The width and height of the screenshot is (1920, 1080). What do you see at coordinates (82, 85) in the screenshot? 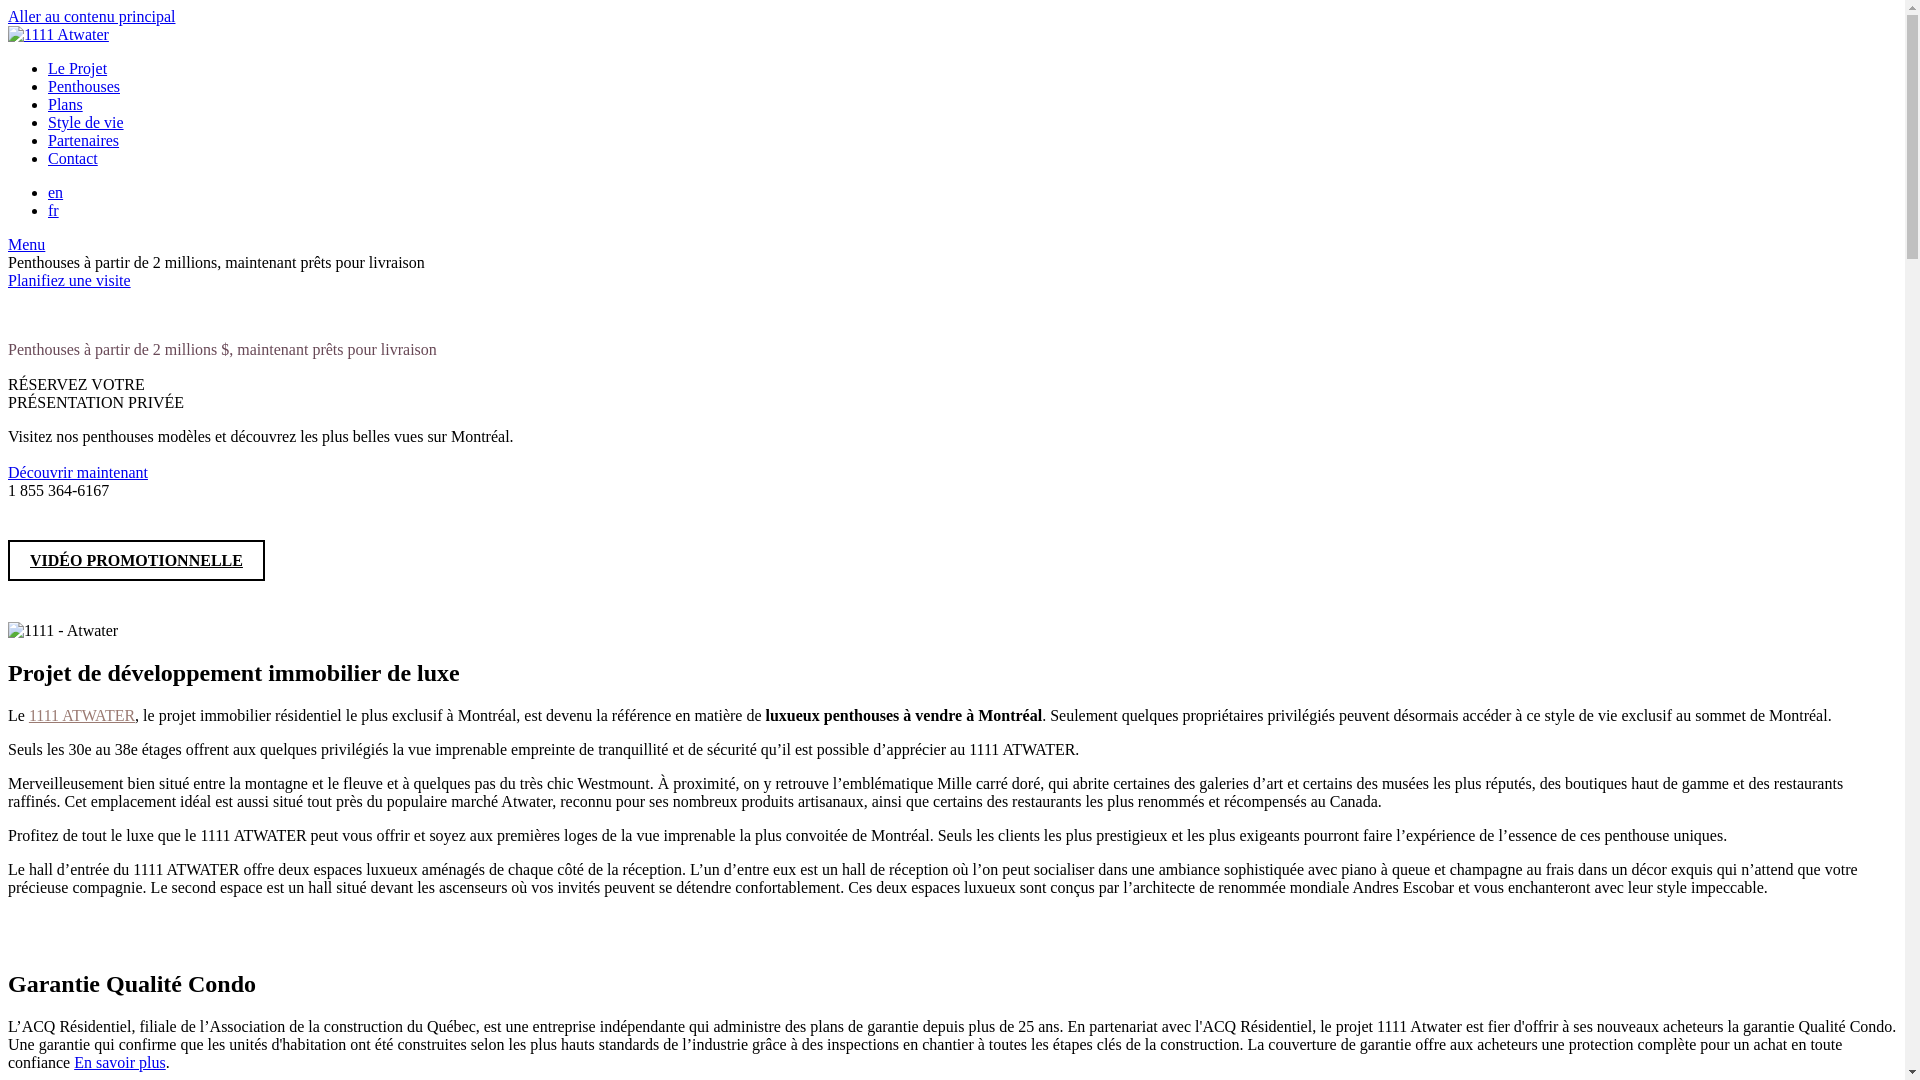
I see `'Penthouses'` at bounding box center [82, 85].